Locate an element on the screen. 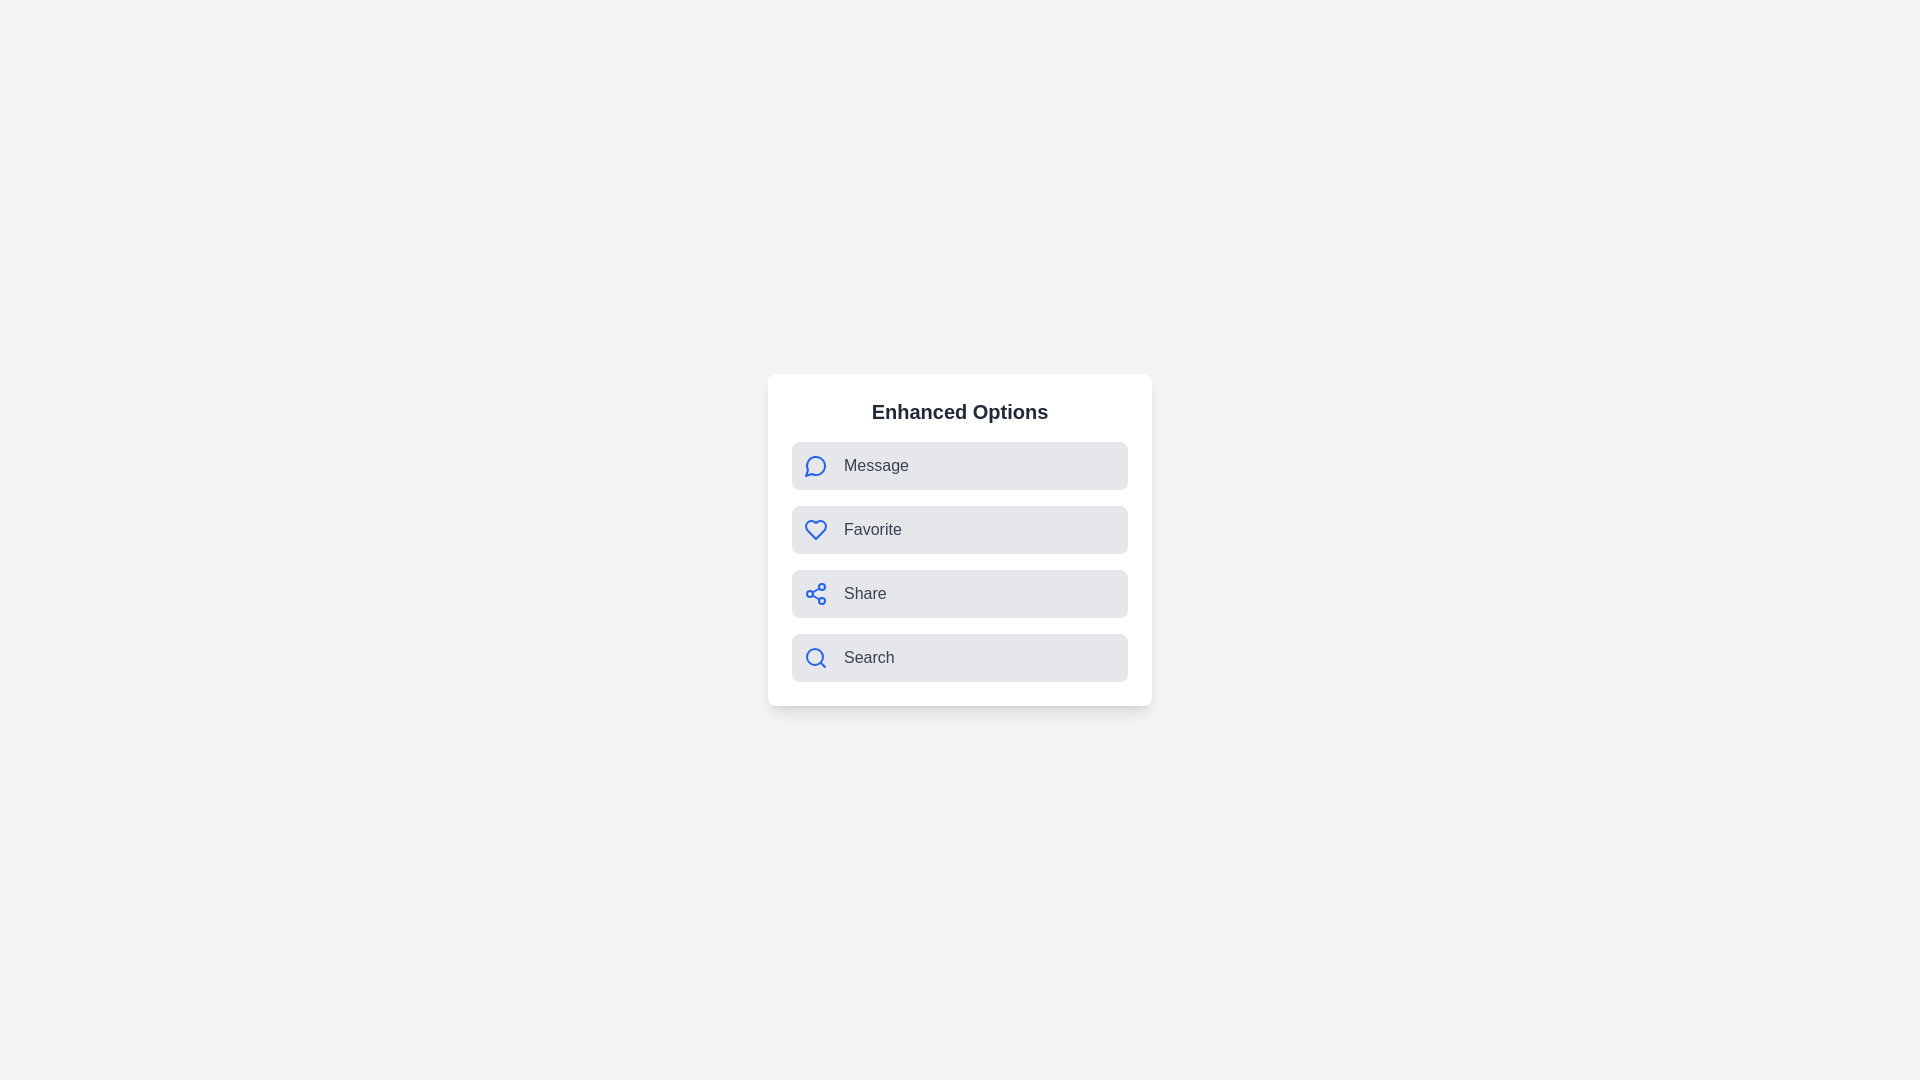 The height and width of the screenshot is (1080, 1920). the Share option to observe visual feedback is located at coordinates (960, 593).